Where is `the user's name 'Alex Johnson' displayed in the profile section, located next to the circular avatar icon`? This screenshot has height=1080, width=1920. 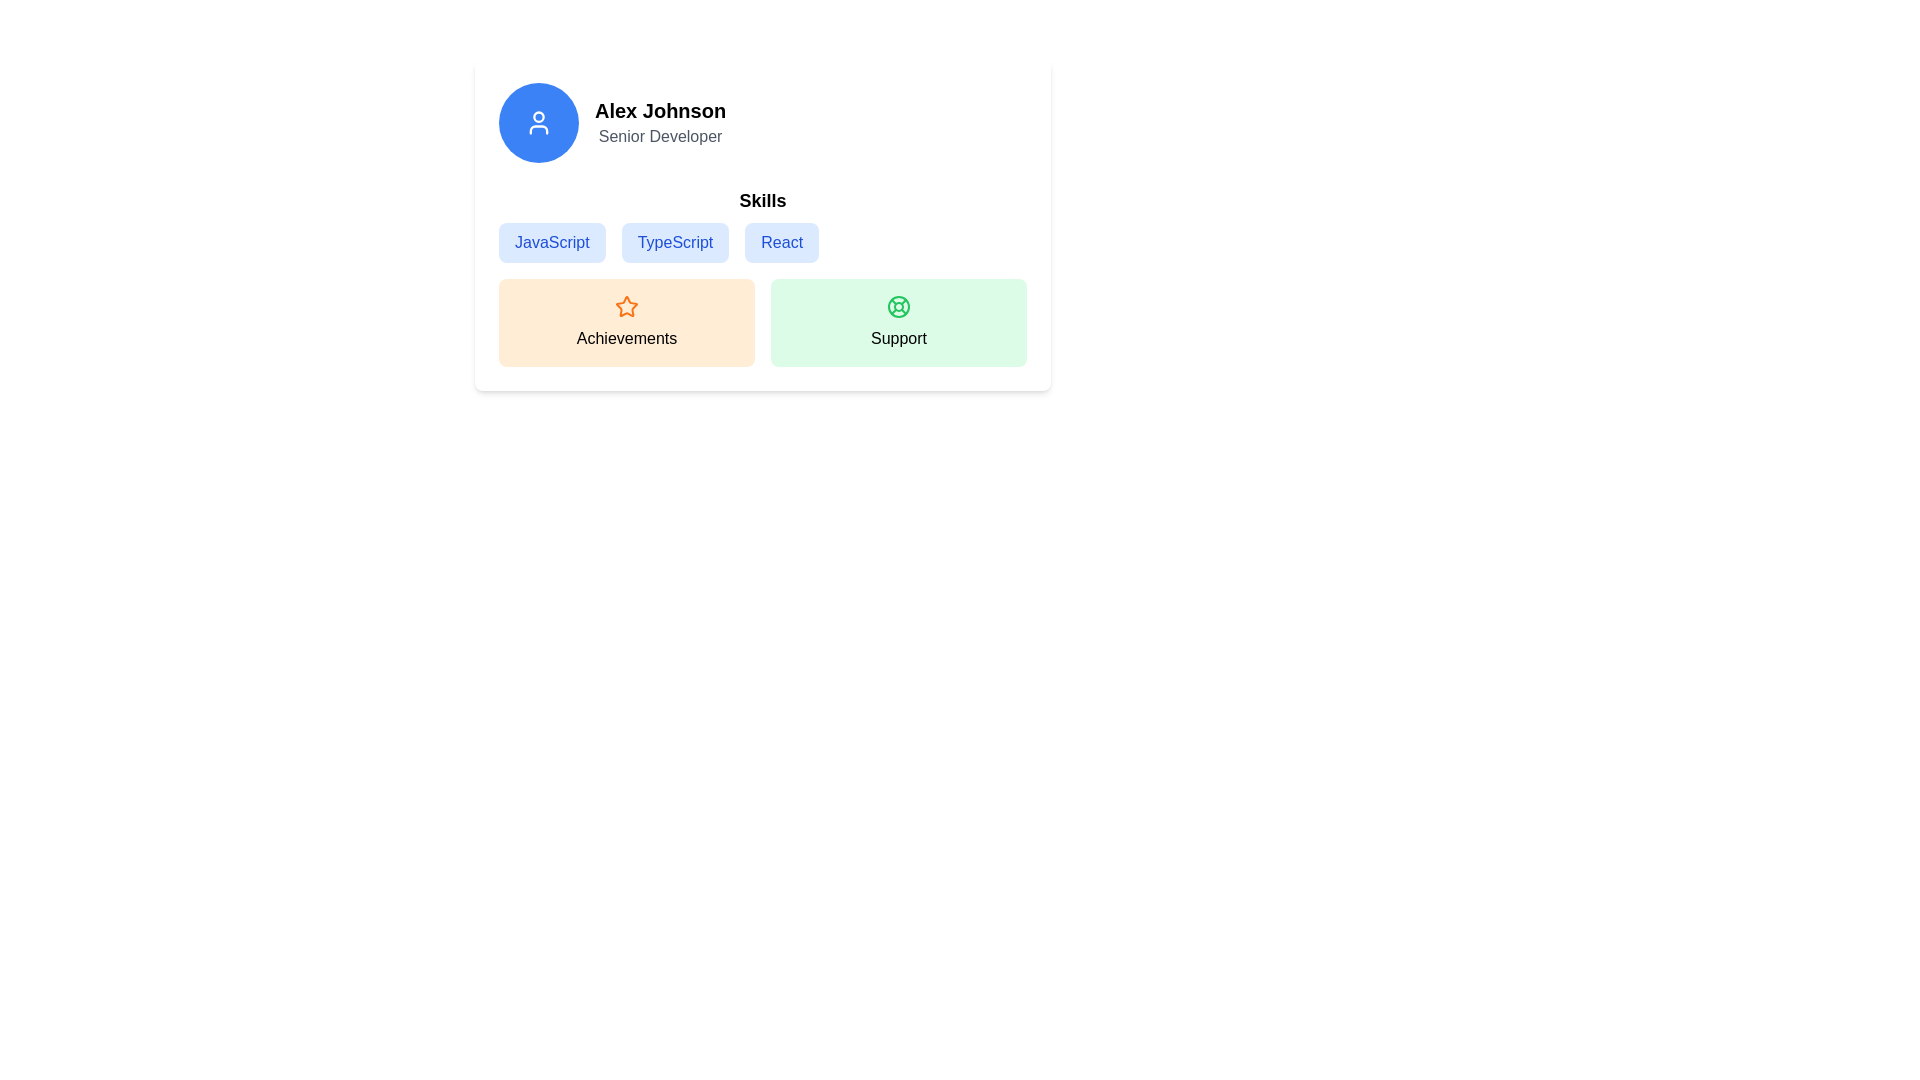 the user's name 'Alex Johnson' displayed in the profile section, located next to the circular avatar icon is located at coordinates (660, 111).